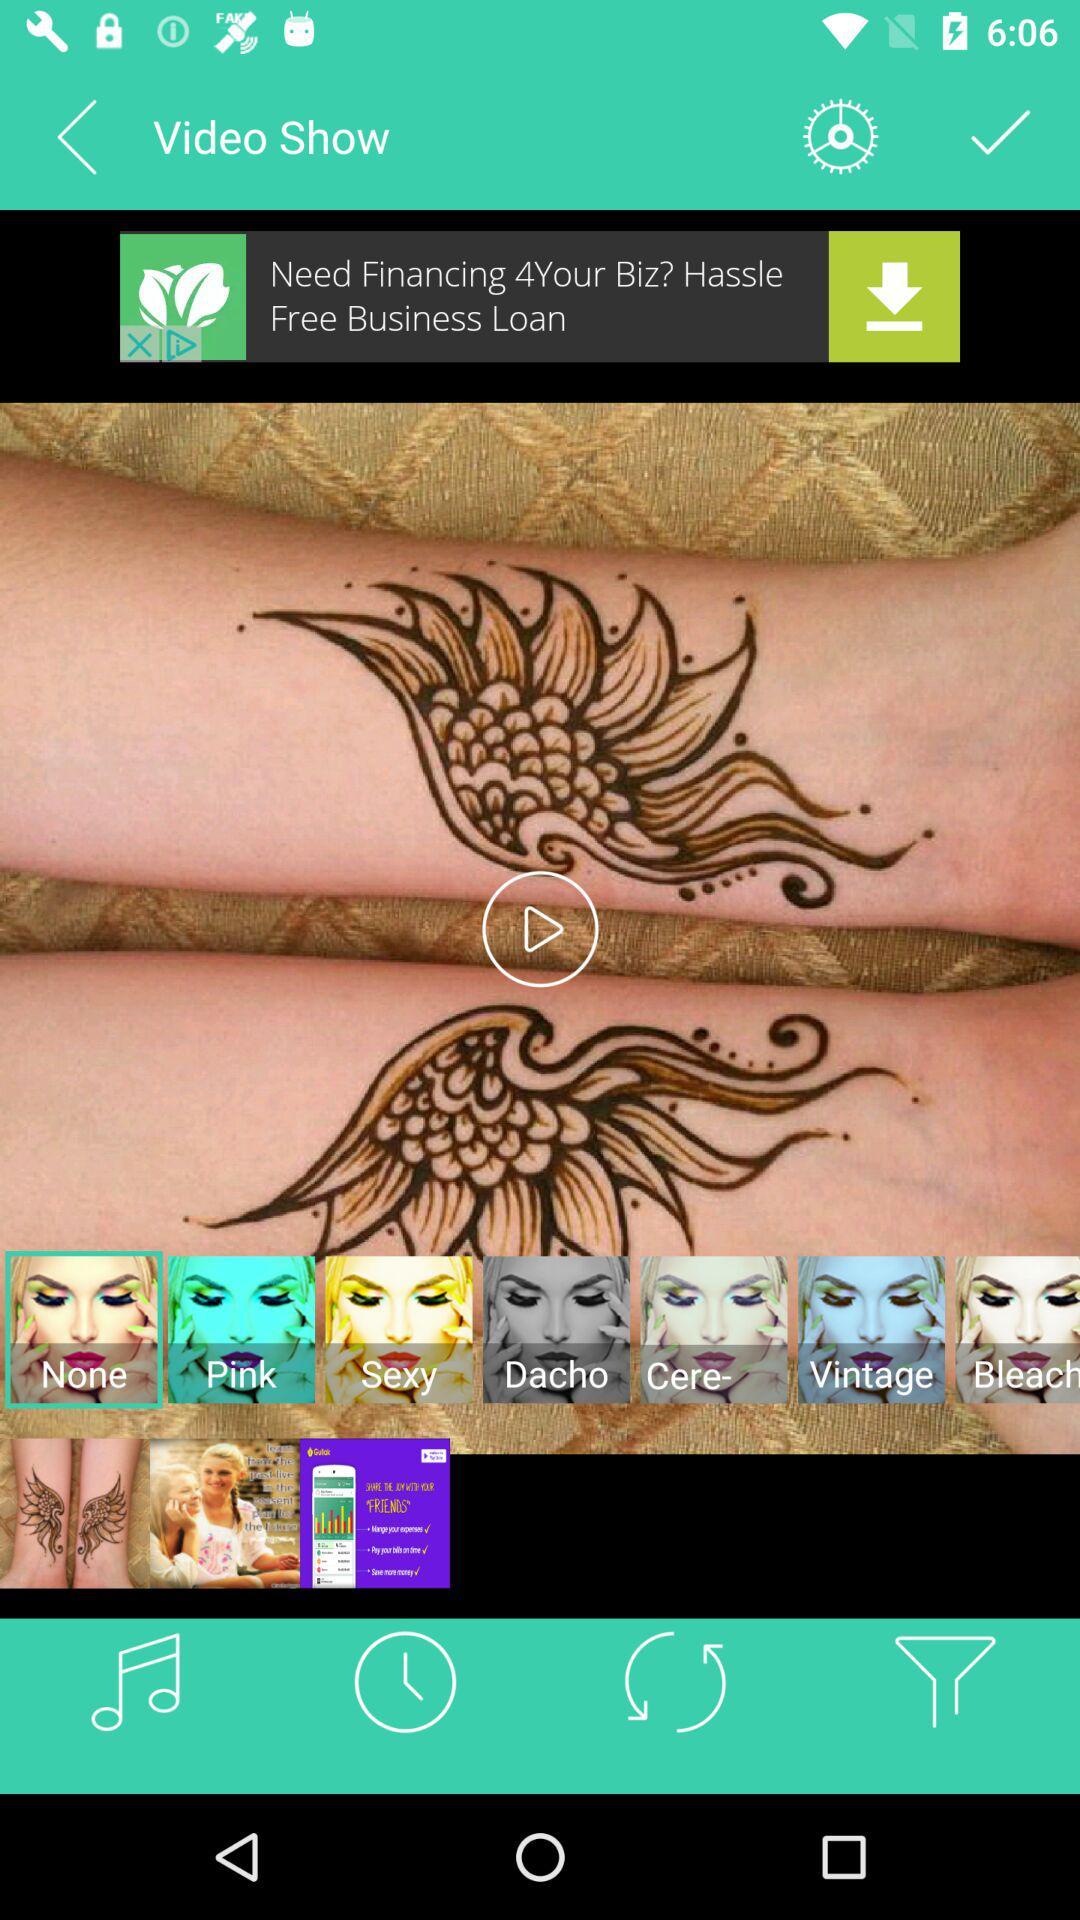 This screenshot has height=1920, width=1080. What do you see at coordinates (374, 1513) in the screenshot?
I see `the sliders icon` at bounding box center [374, 1513].